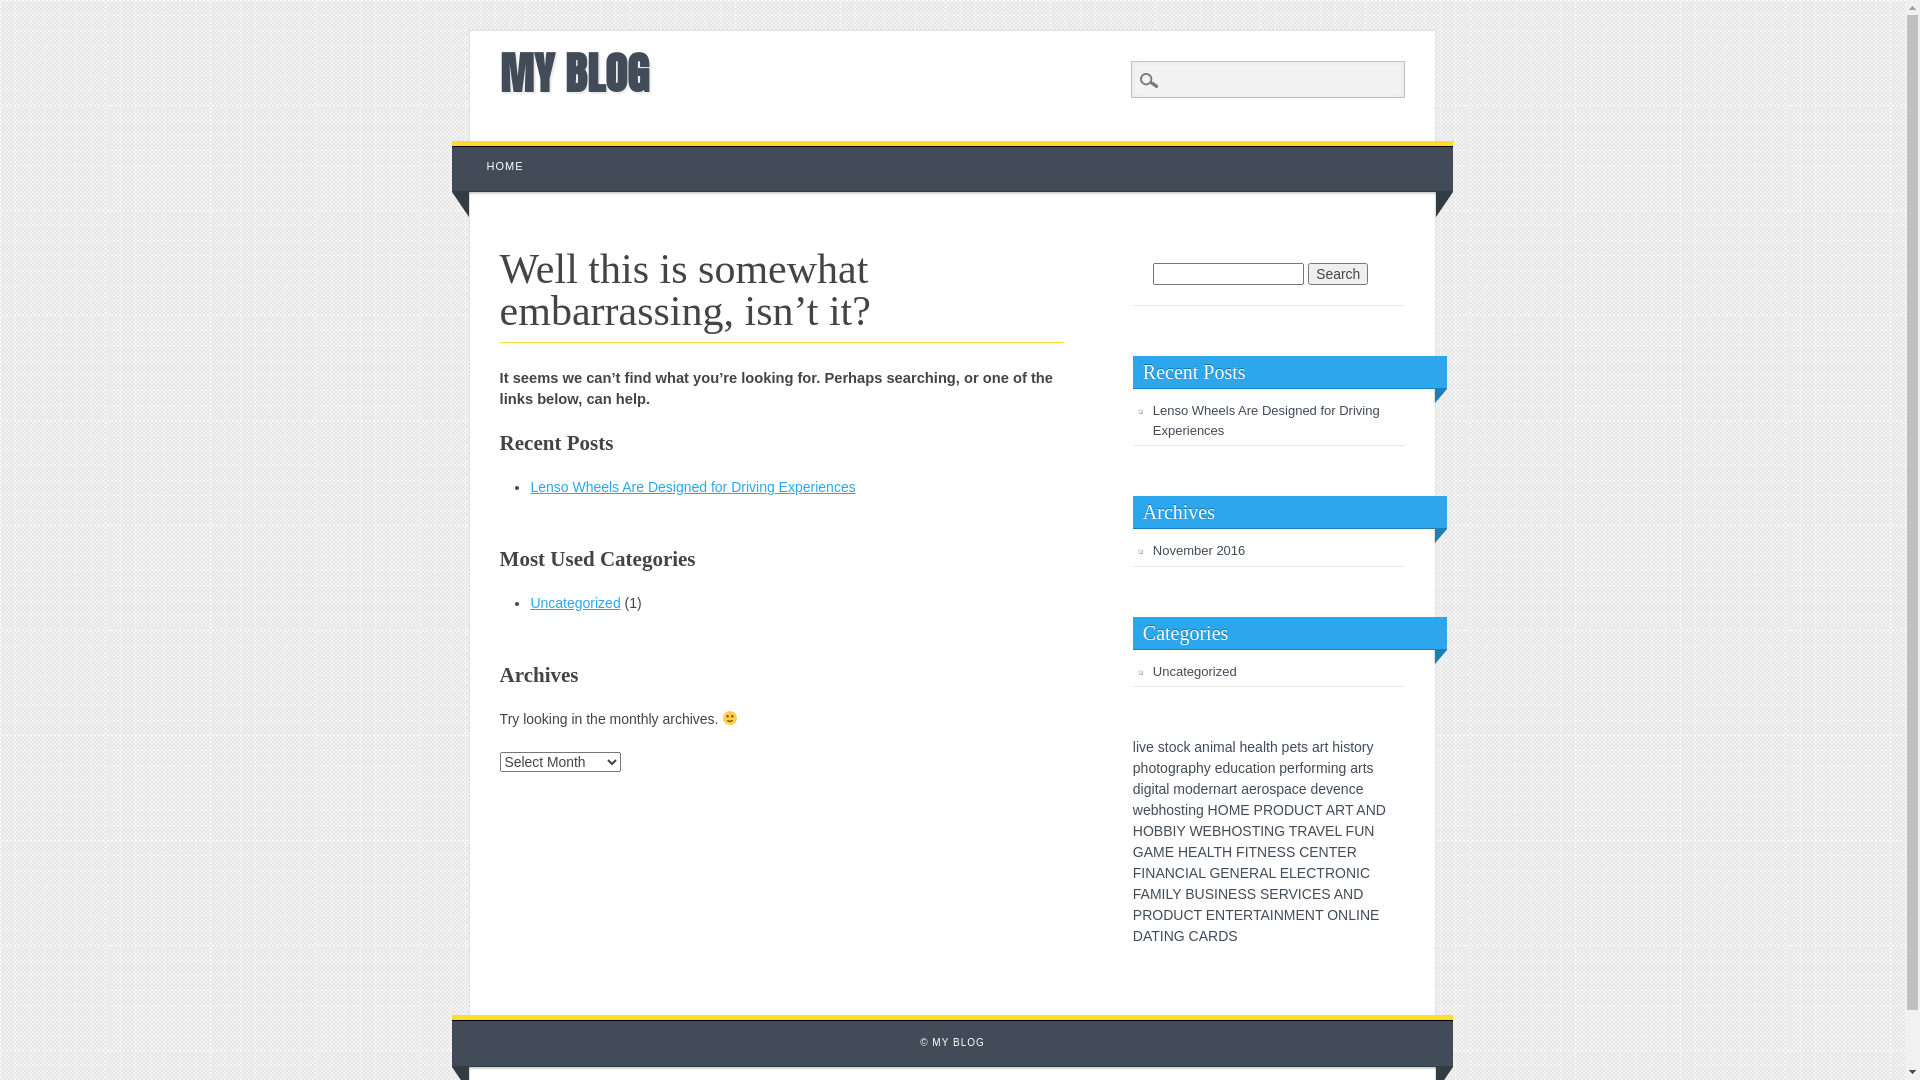  What do you see at coordinates (1207, 788) in the screenshot?
I see `'r'` at bounding box center [1207, 788].